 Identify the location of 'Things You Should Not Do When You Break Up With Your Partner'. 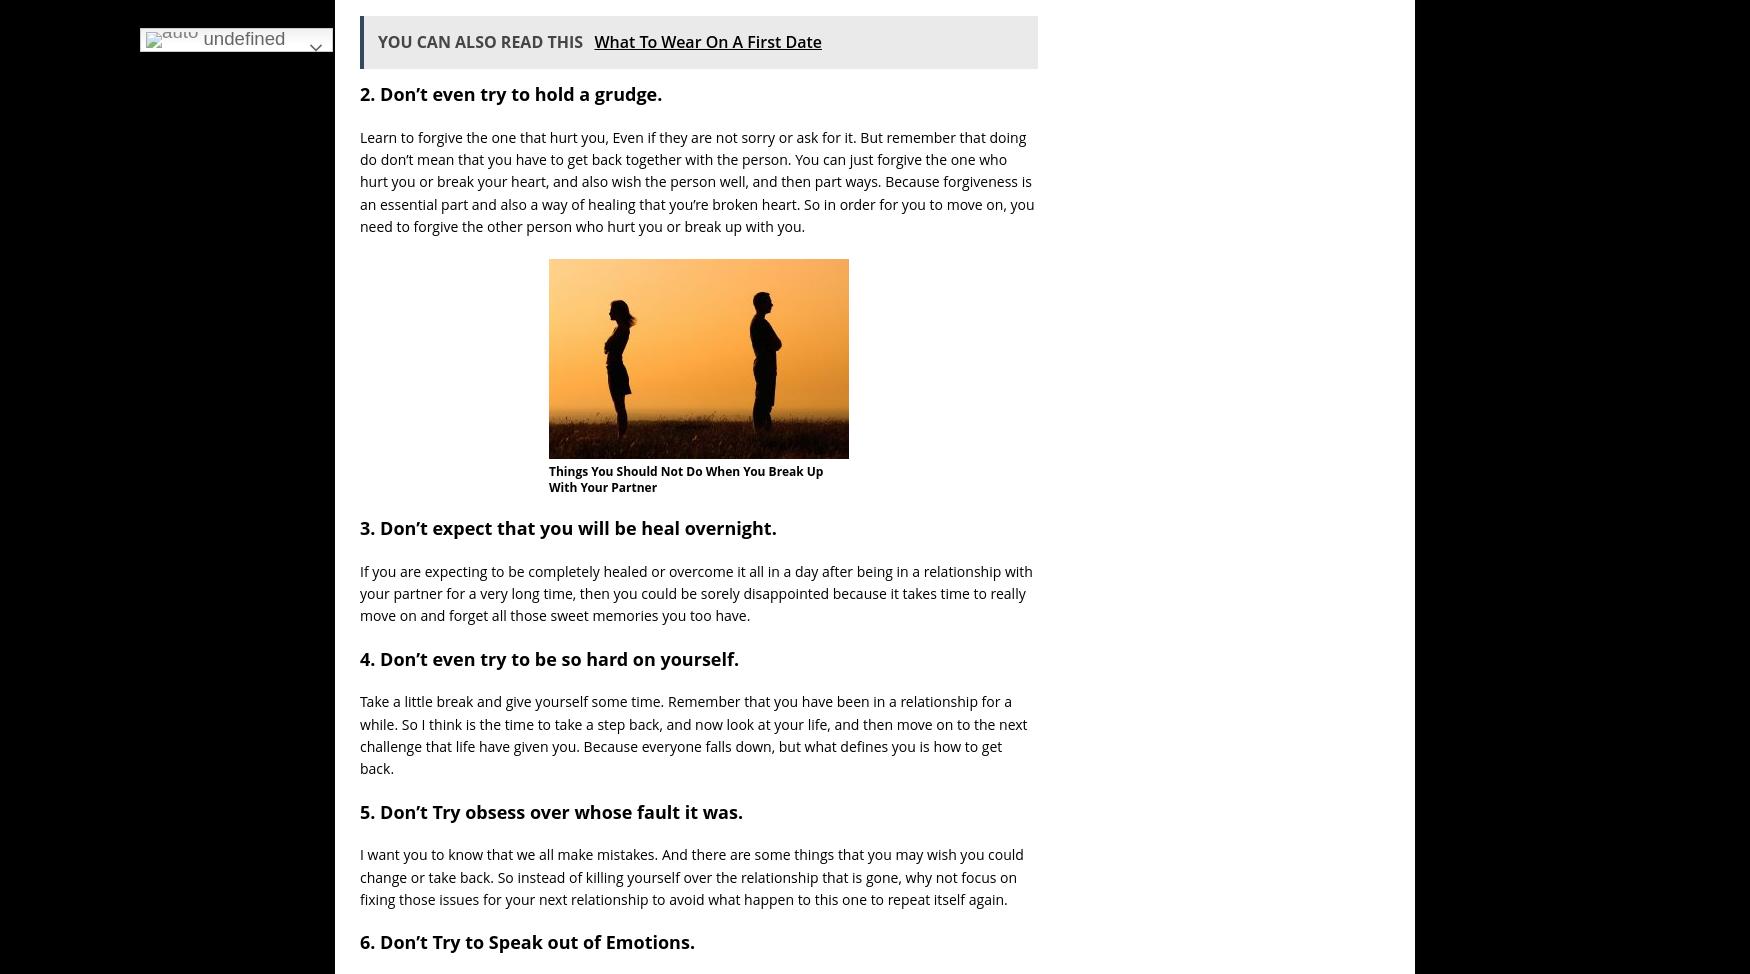
(685, 478).